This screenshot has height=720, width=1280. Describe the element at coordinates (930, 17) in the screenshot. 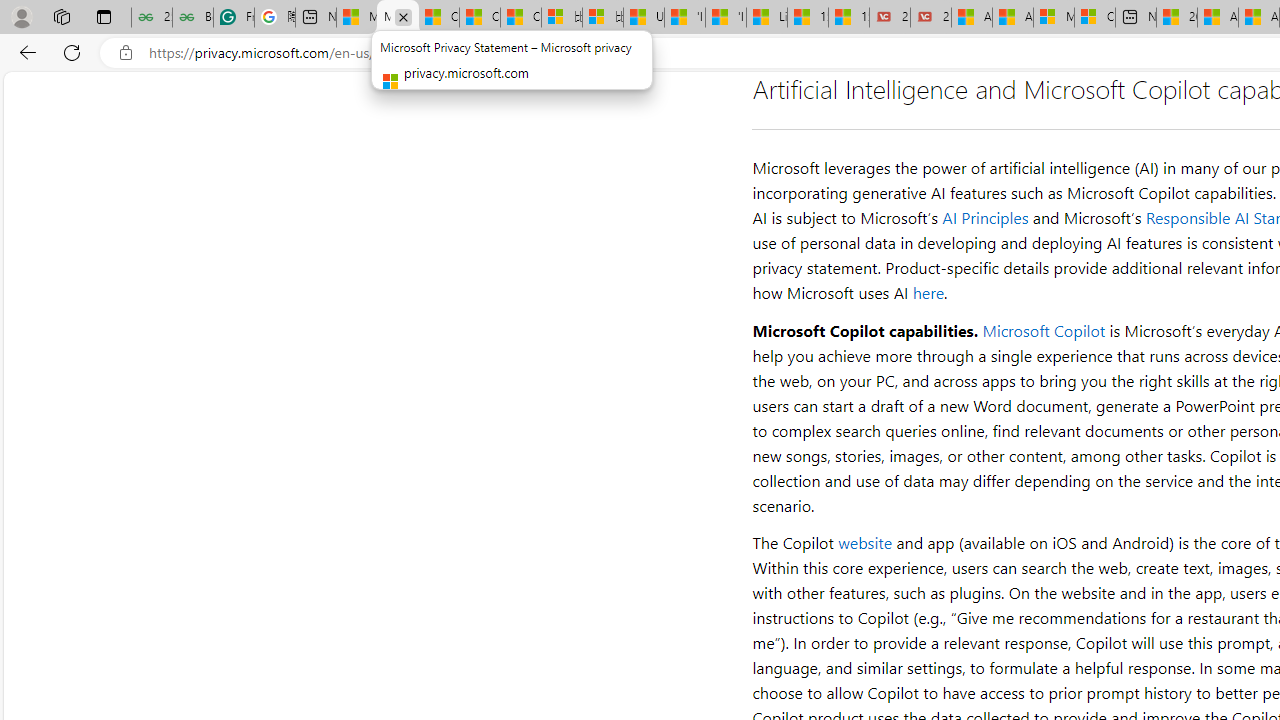

I see `'21 Movies That Outdid the Books They Were Based On'` at that location.